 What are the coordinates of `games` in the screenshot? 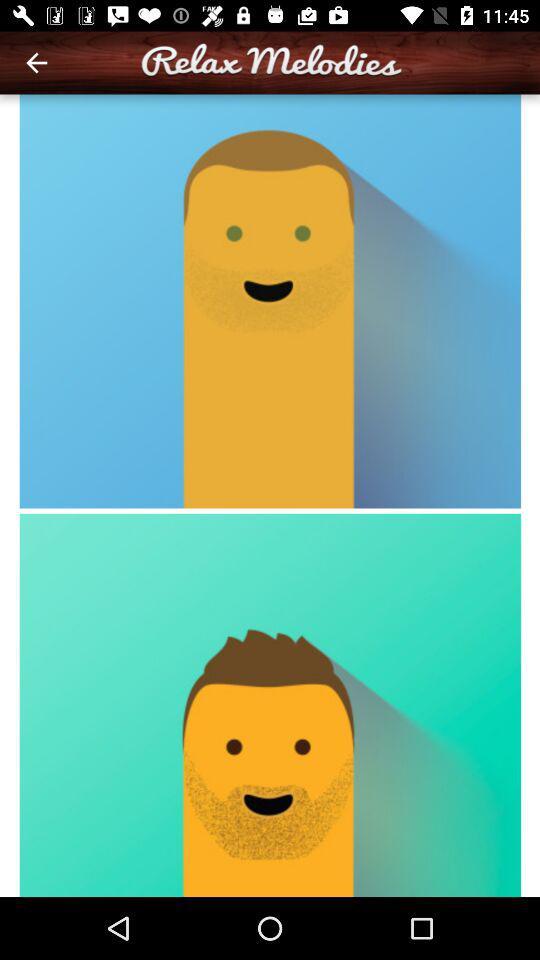 It's located at (270, 494).